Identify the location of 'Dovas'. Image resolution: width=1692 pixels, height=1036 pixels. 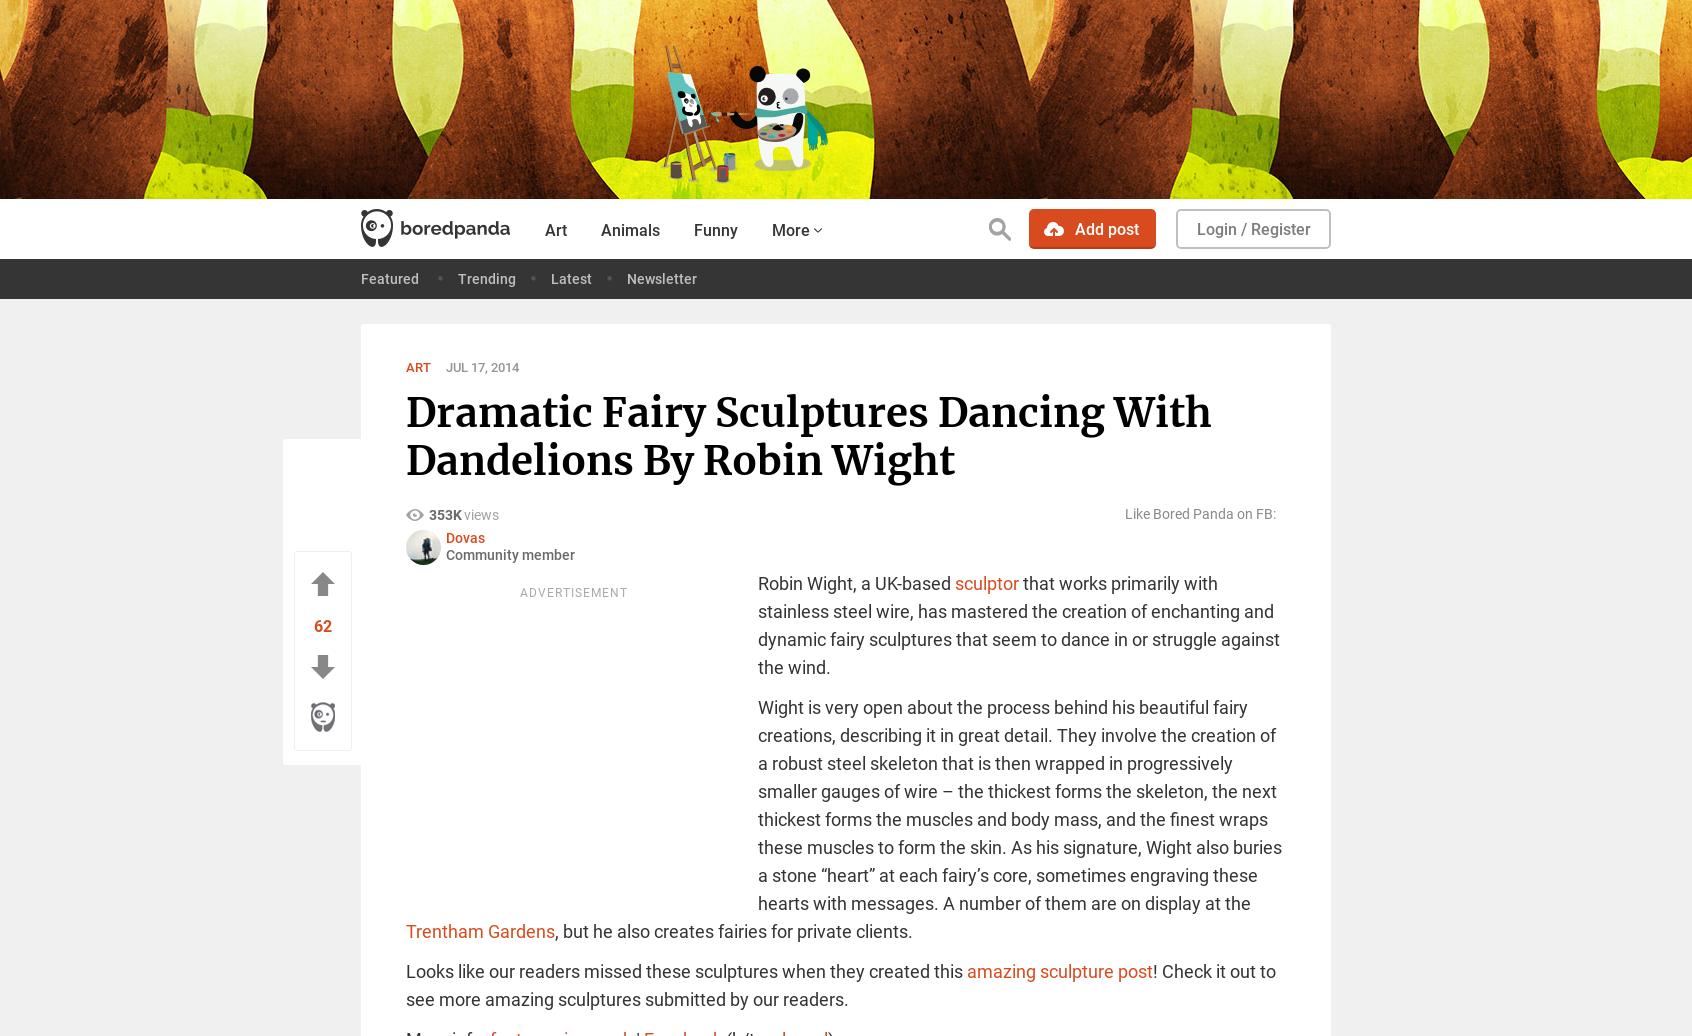
(464, 536).